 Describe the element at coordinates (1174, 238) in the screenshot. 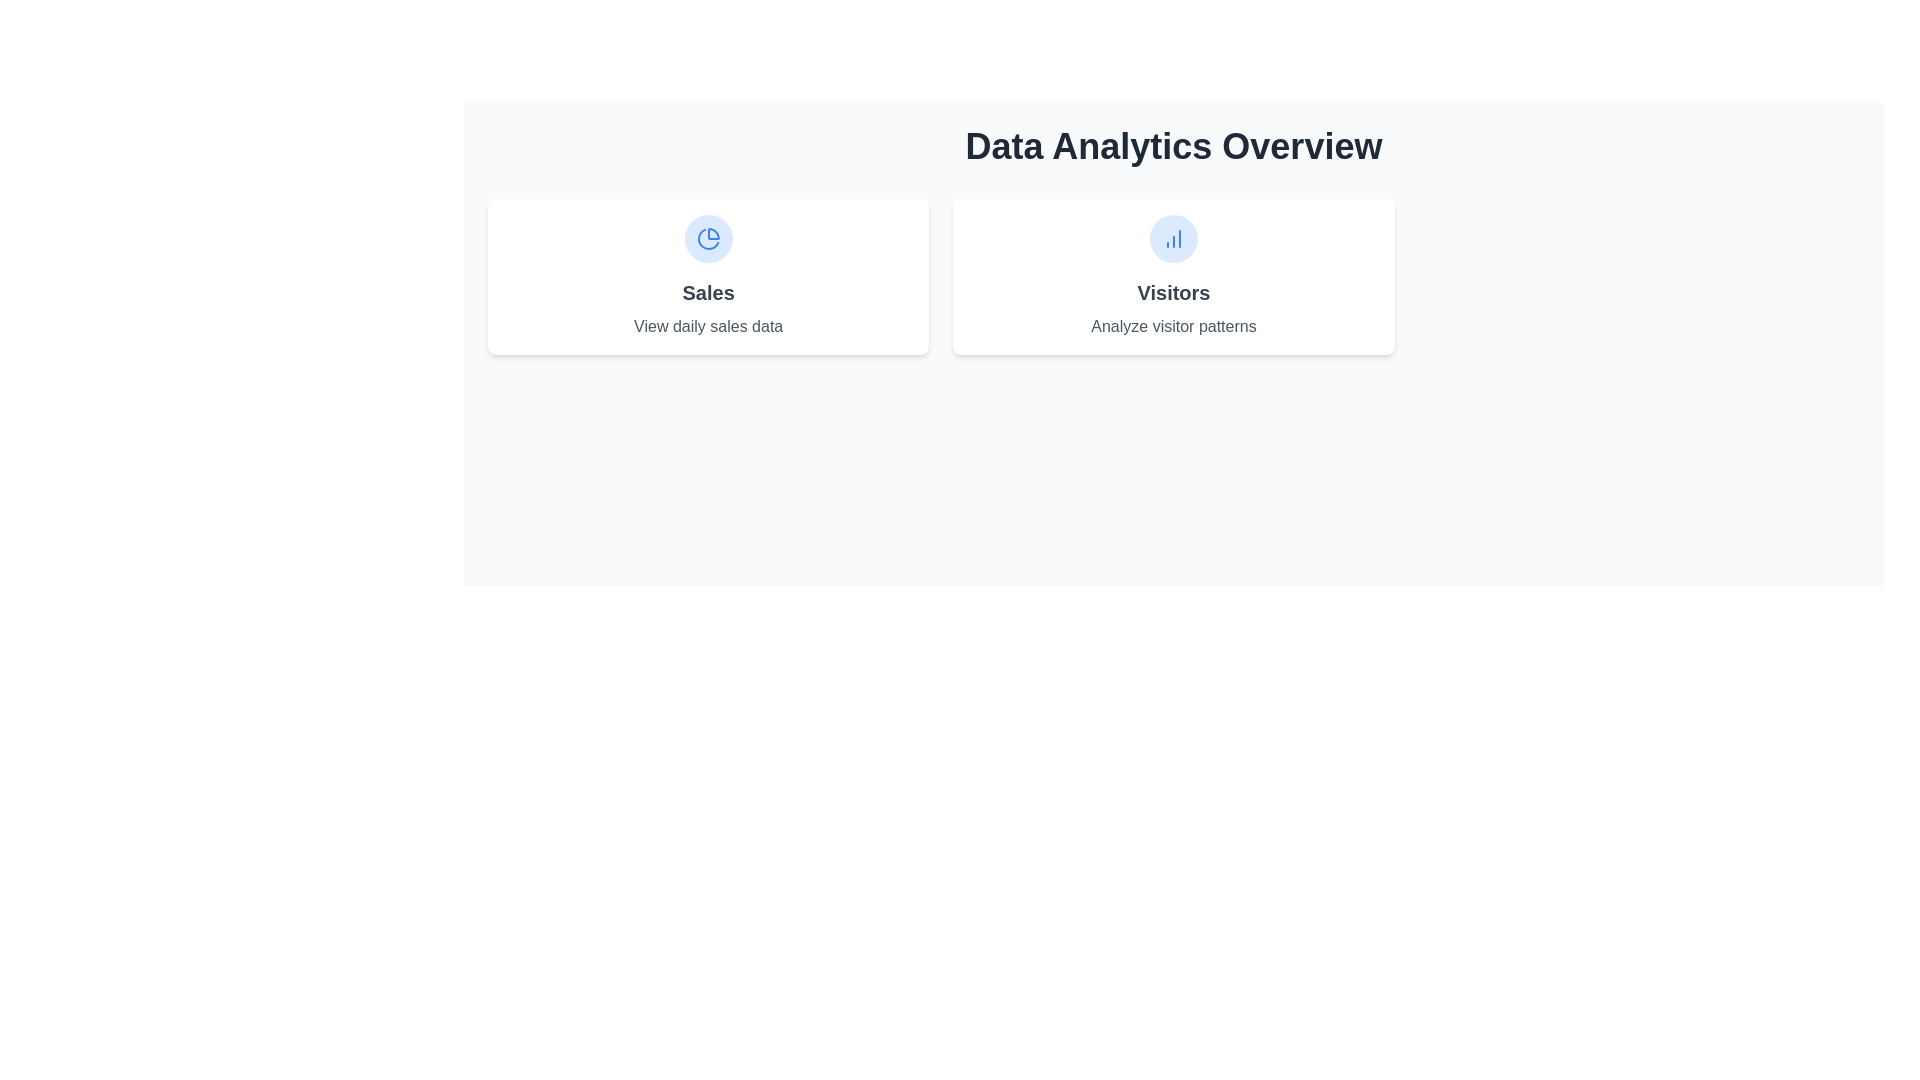

I see `the circular icon with a light blue background and a chart-like symbol, prominently positioned in the center of the 'Visitors' card under the 'Data Analytics Overview' header` at that location.